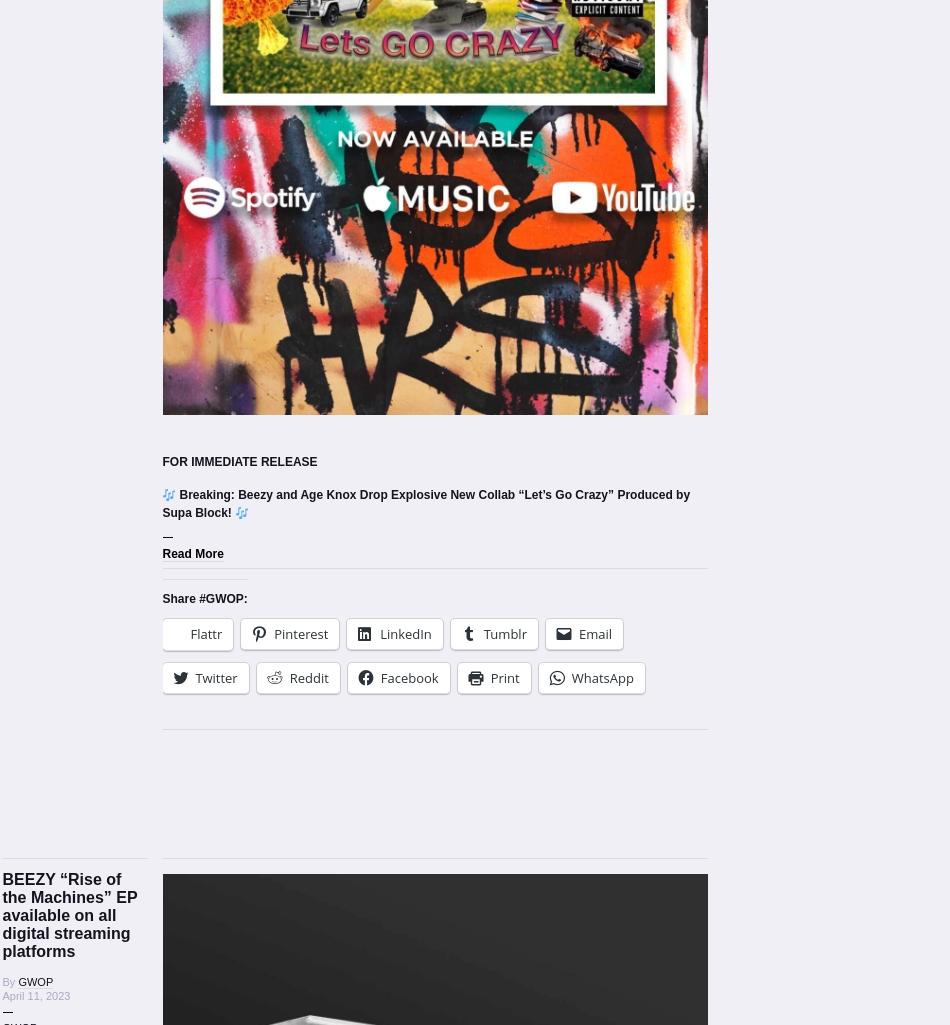 This screenshot has height=1025, width=950. Describe the element at coordinates (9, 980) in the screenshot. I see `'By'` at that location.